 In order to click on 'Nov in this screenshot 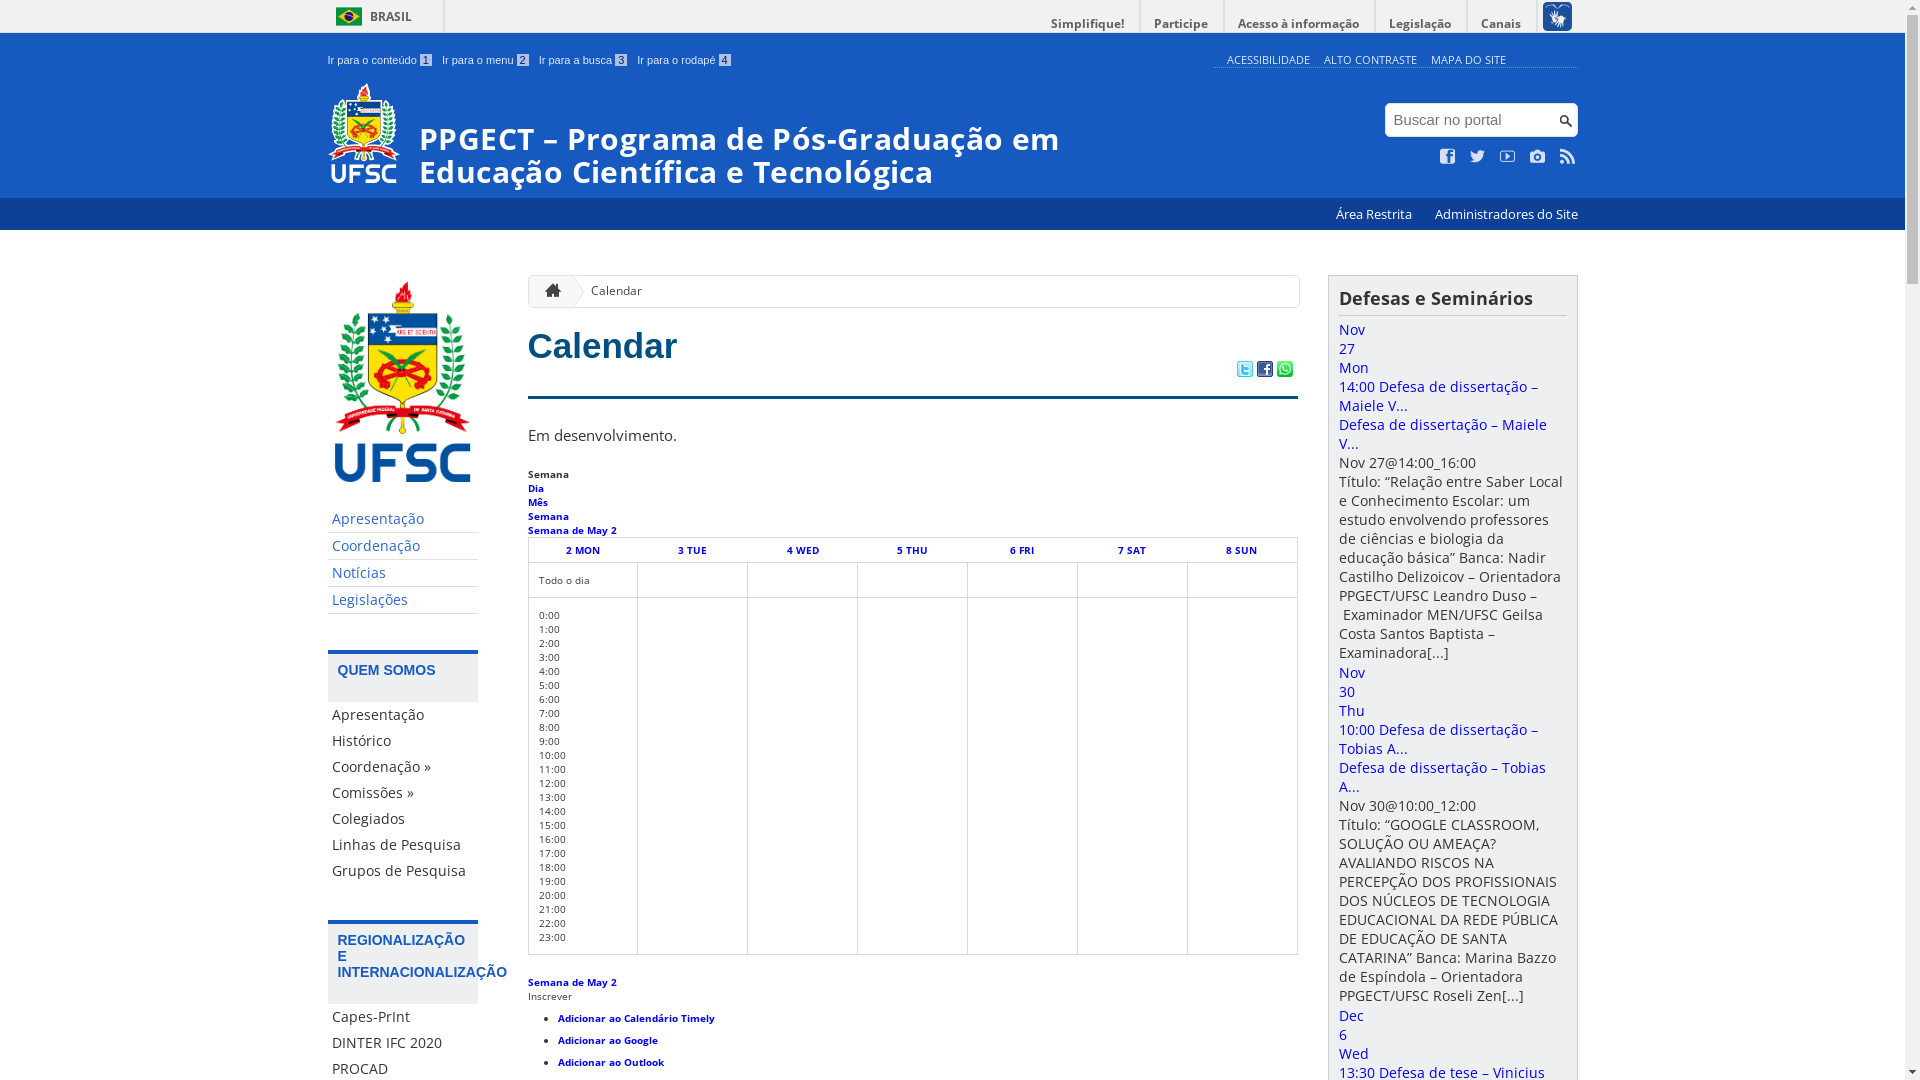, I will do `click(1452, 347)`.